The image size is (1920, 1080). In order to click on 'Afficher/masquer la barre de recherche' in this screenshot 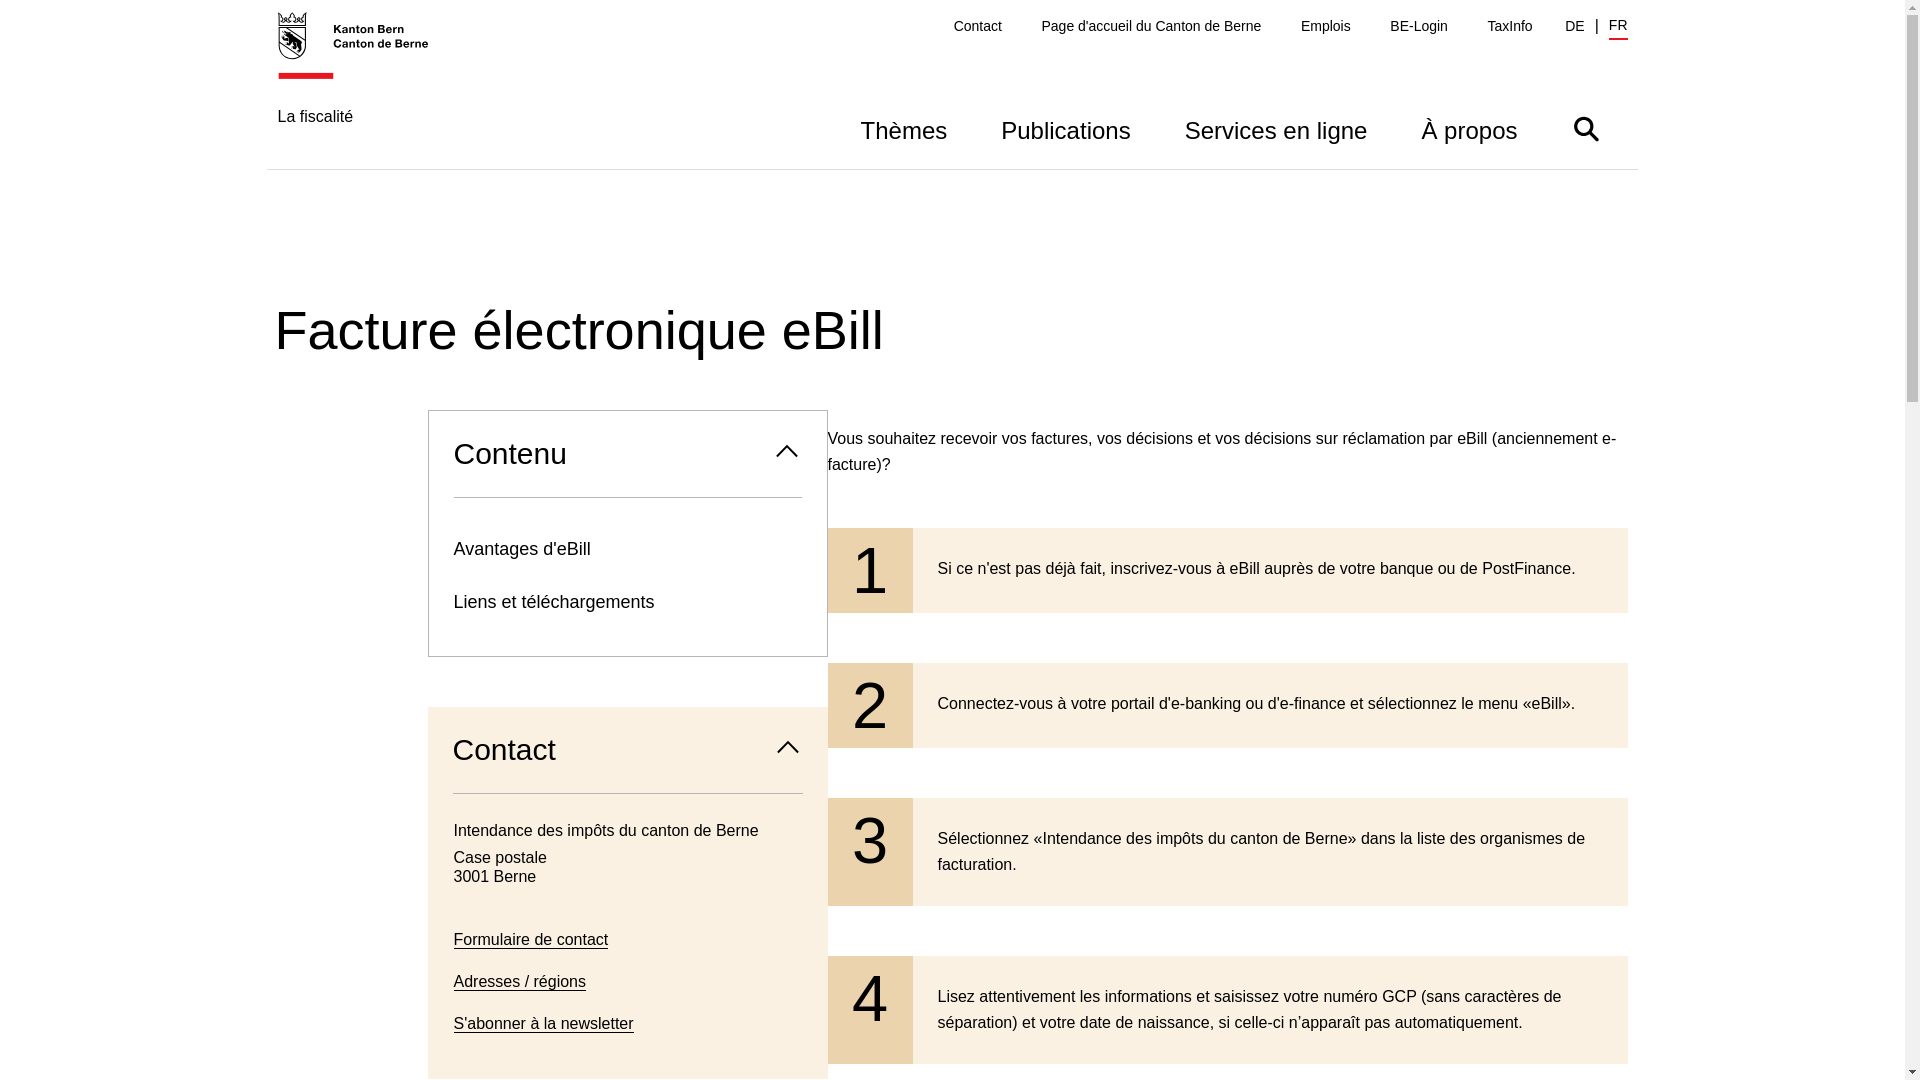, I will do `click(1584, 128)`.